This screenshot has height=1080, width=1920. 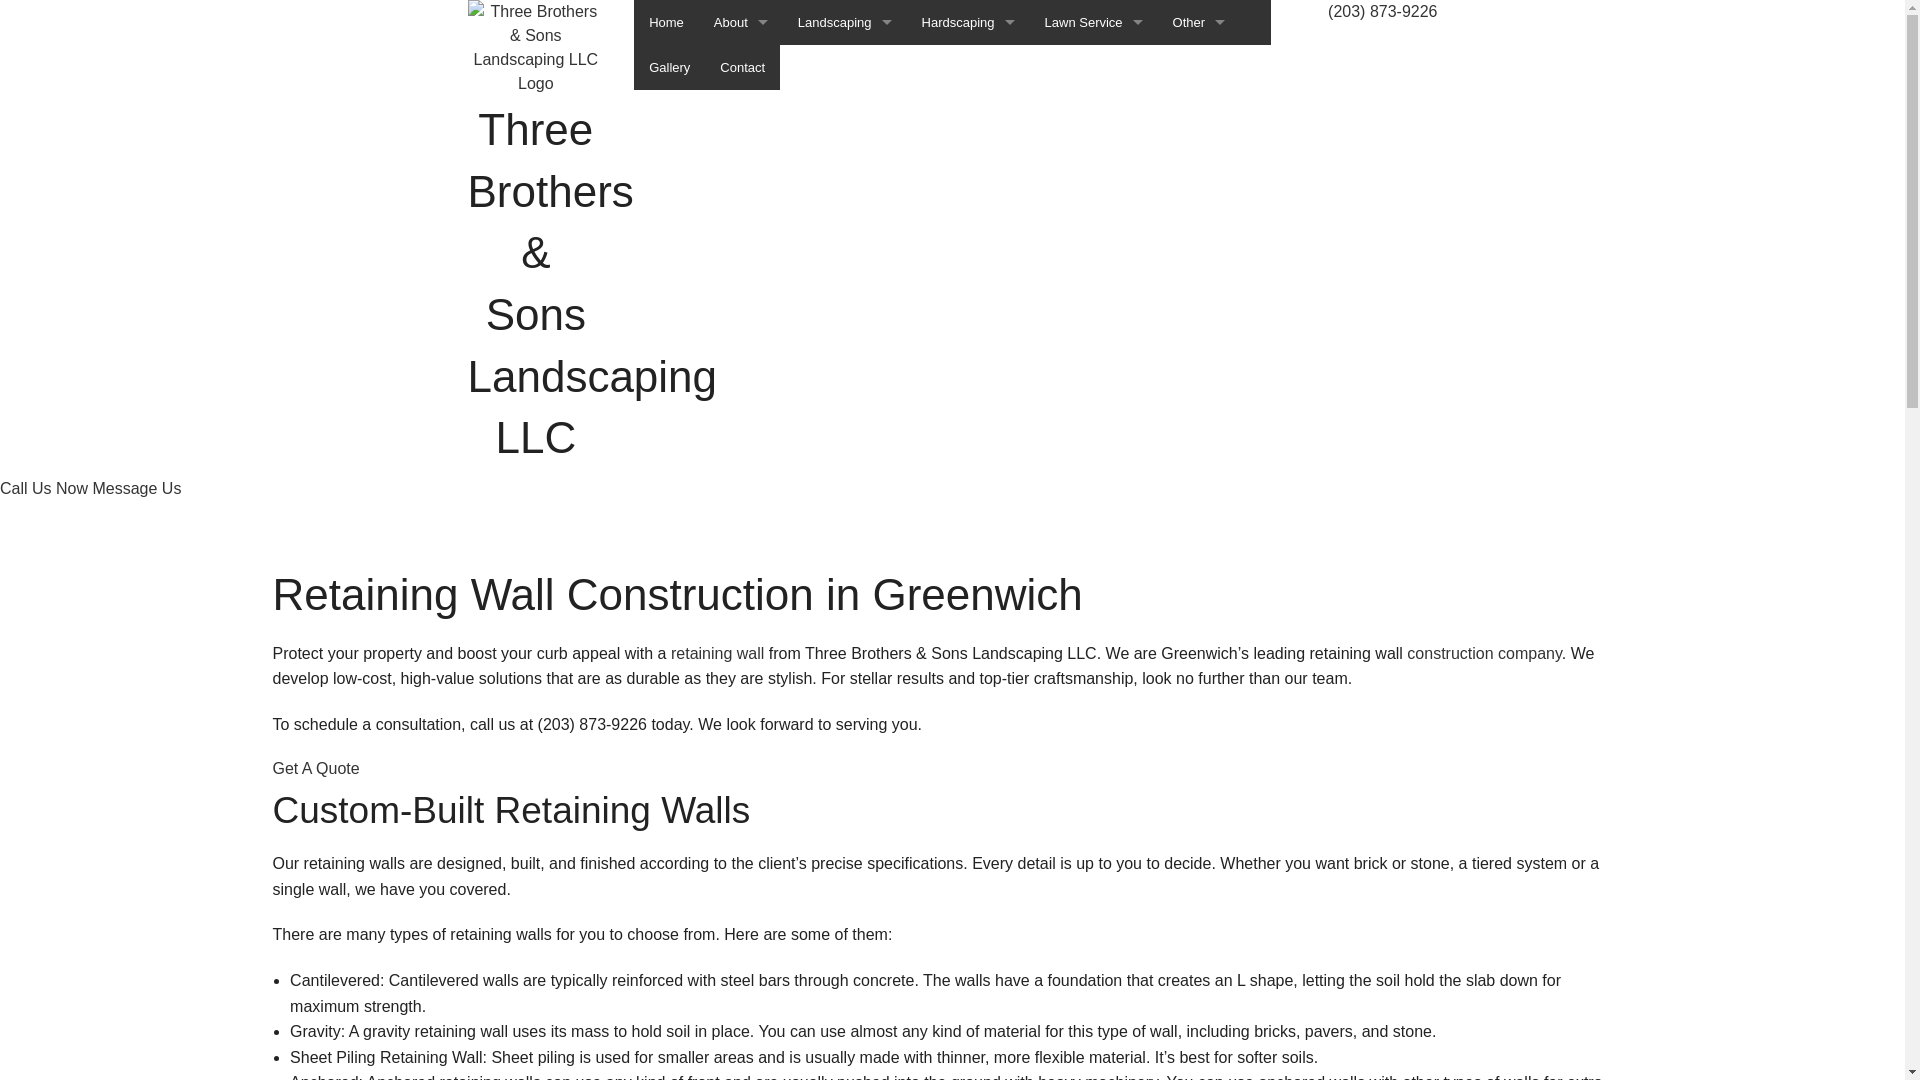 I want to click on 'Lawn Service', so click(x=1093, y=22).